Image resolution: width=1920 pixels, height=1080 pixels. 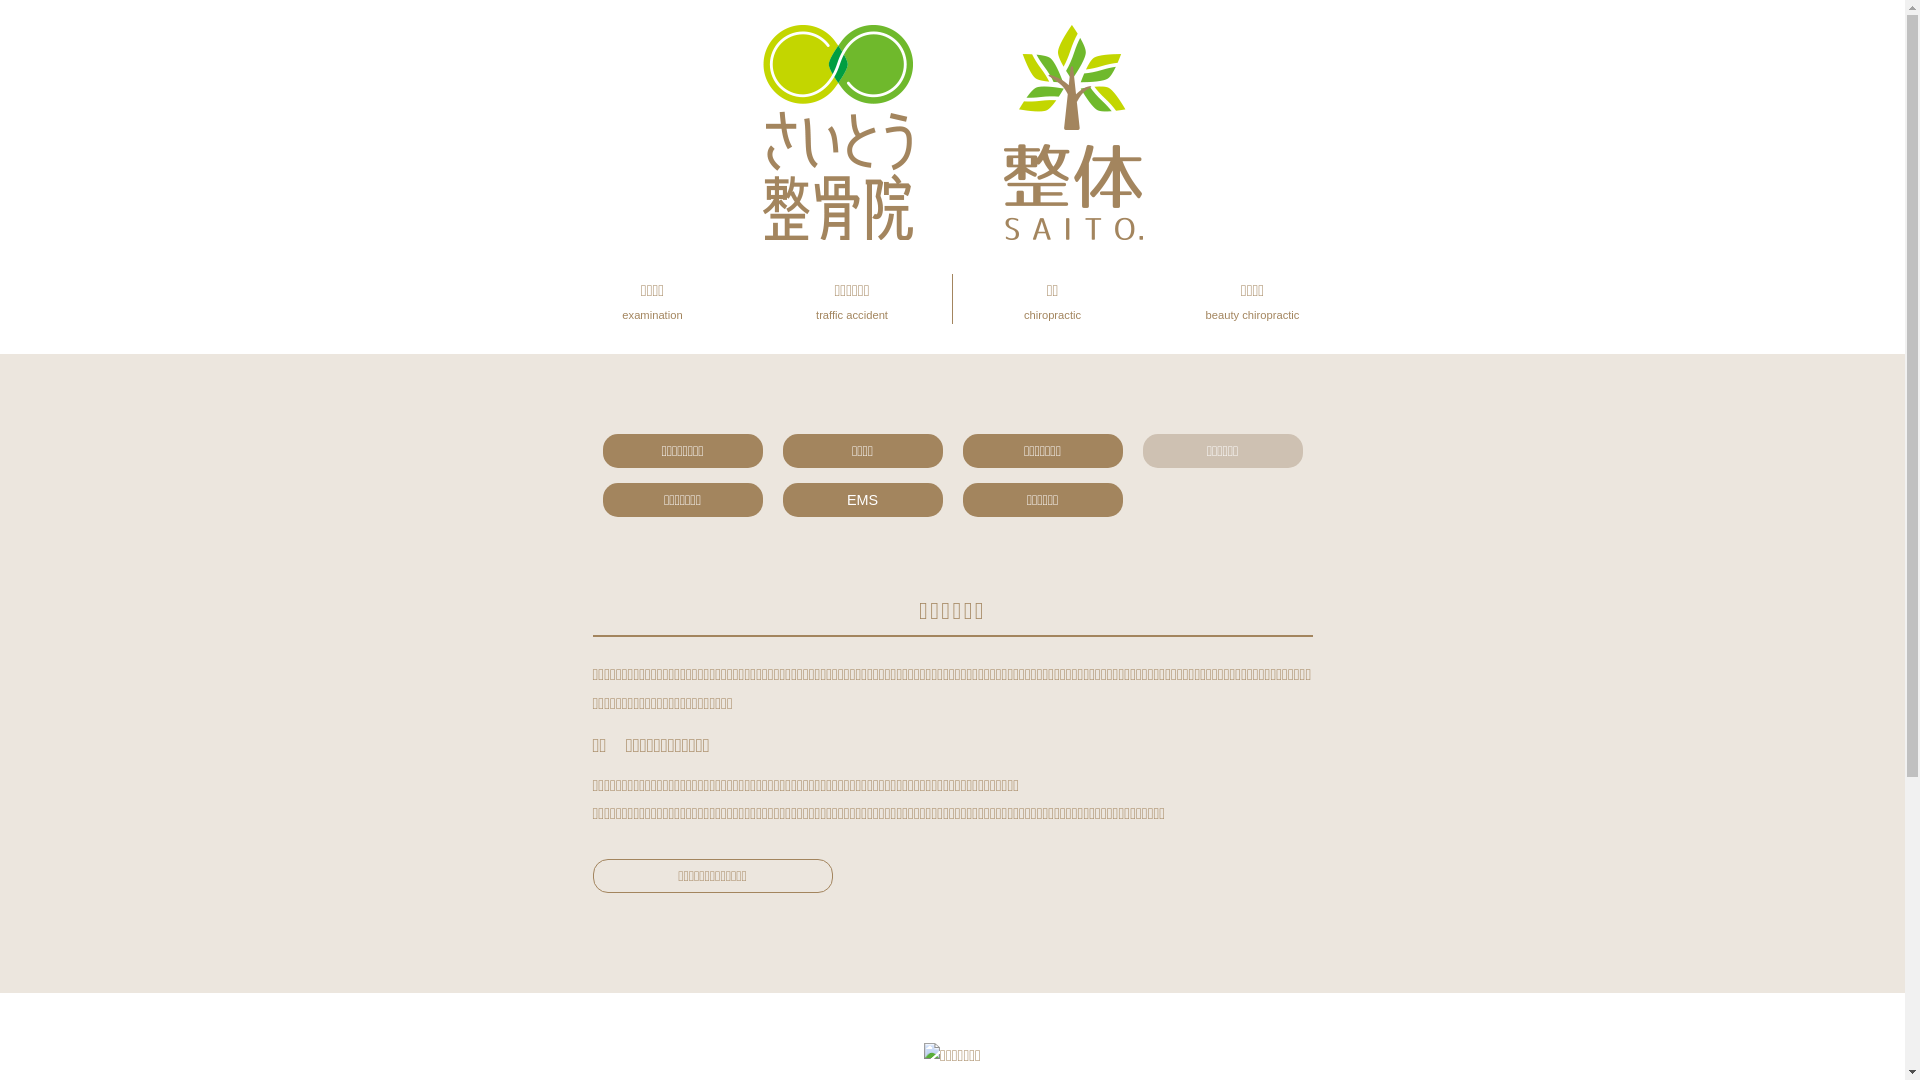 I want to click on 'EMS', so click(x=862, y=499).